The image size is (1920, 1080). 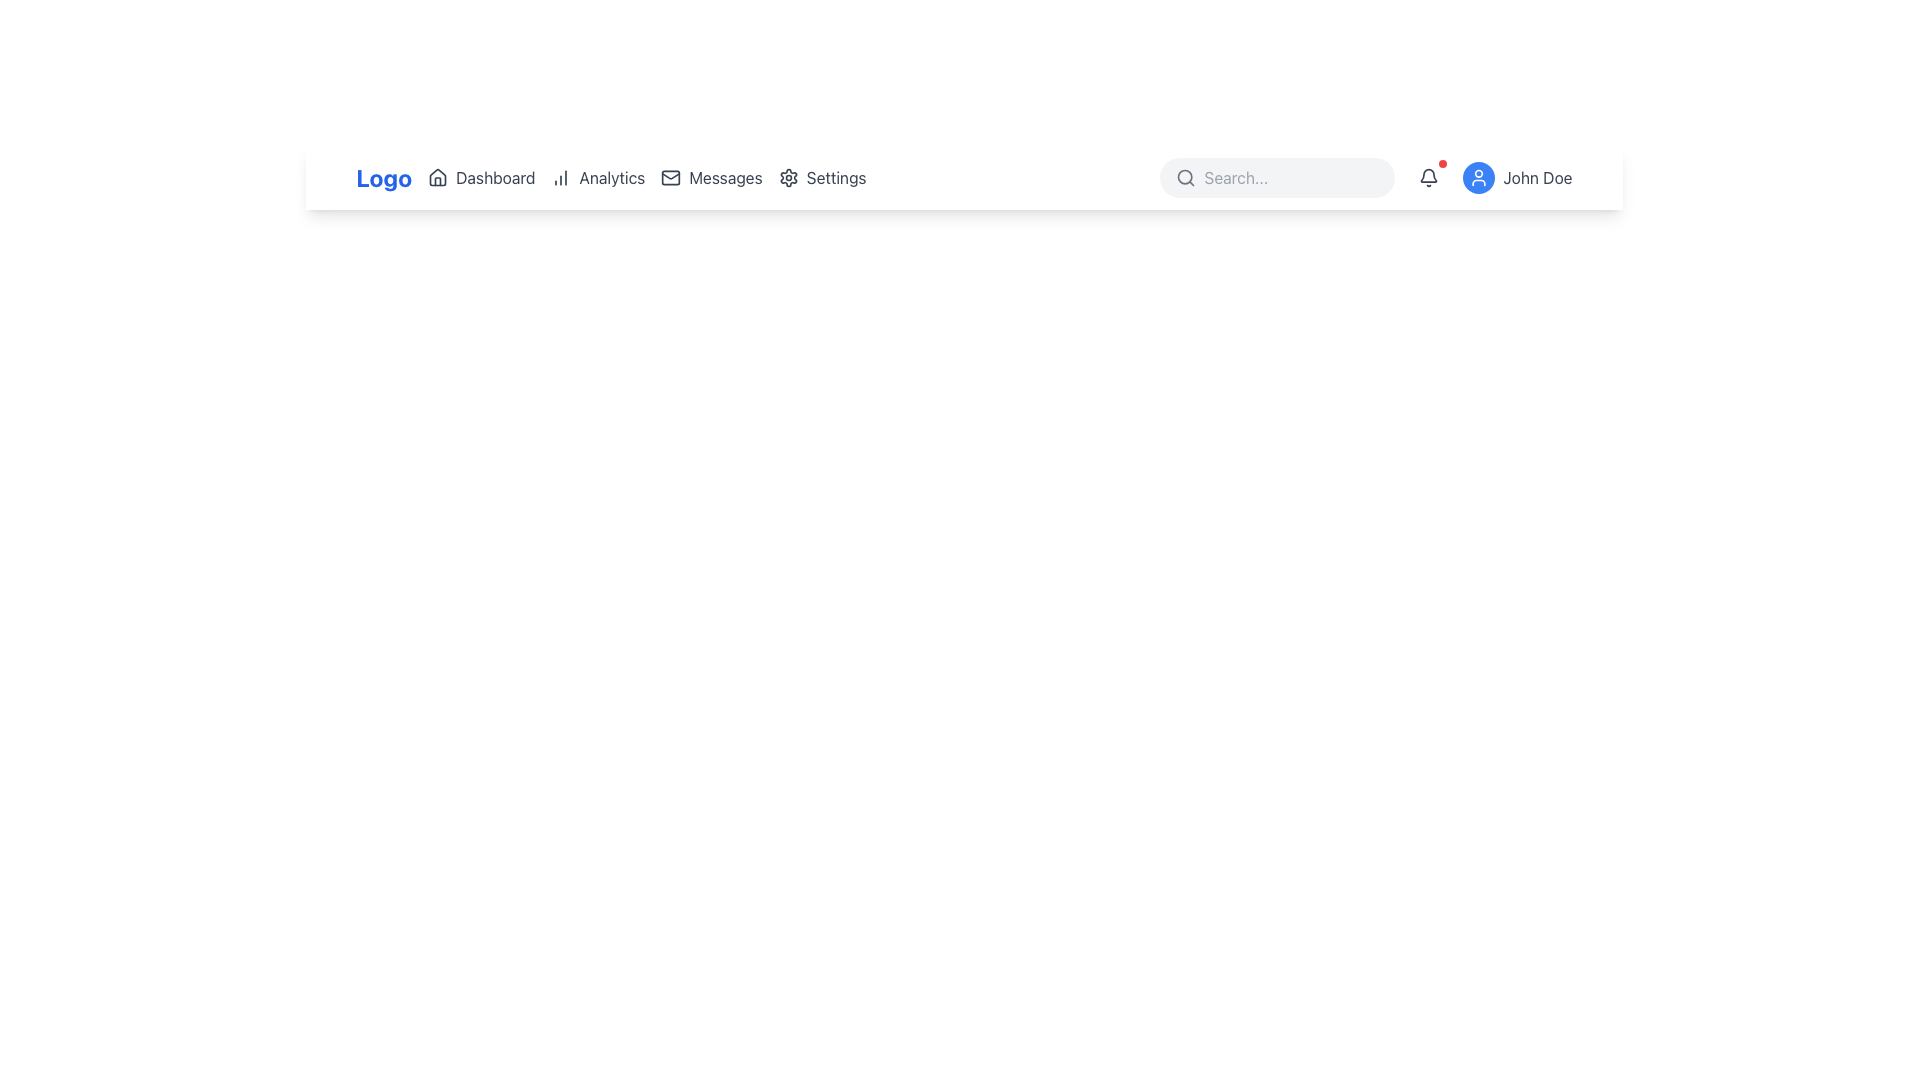 What do you see at coordinates (1428, 176) in the screenshot?
I see `the bell icon located in the top bar near the right corner` at bounding box center [1428, 176].